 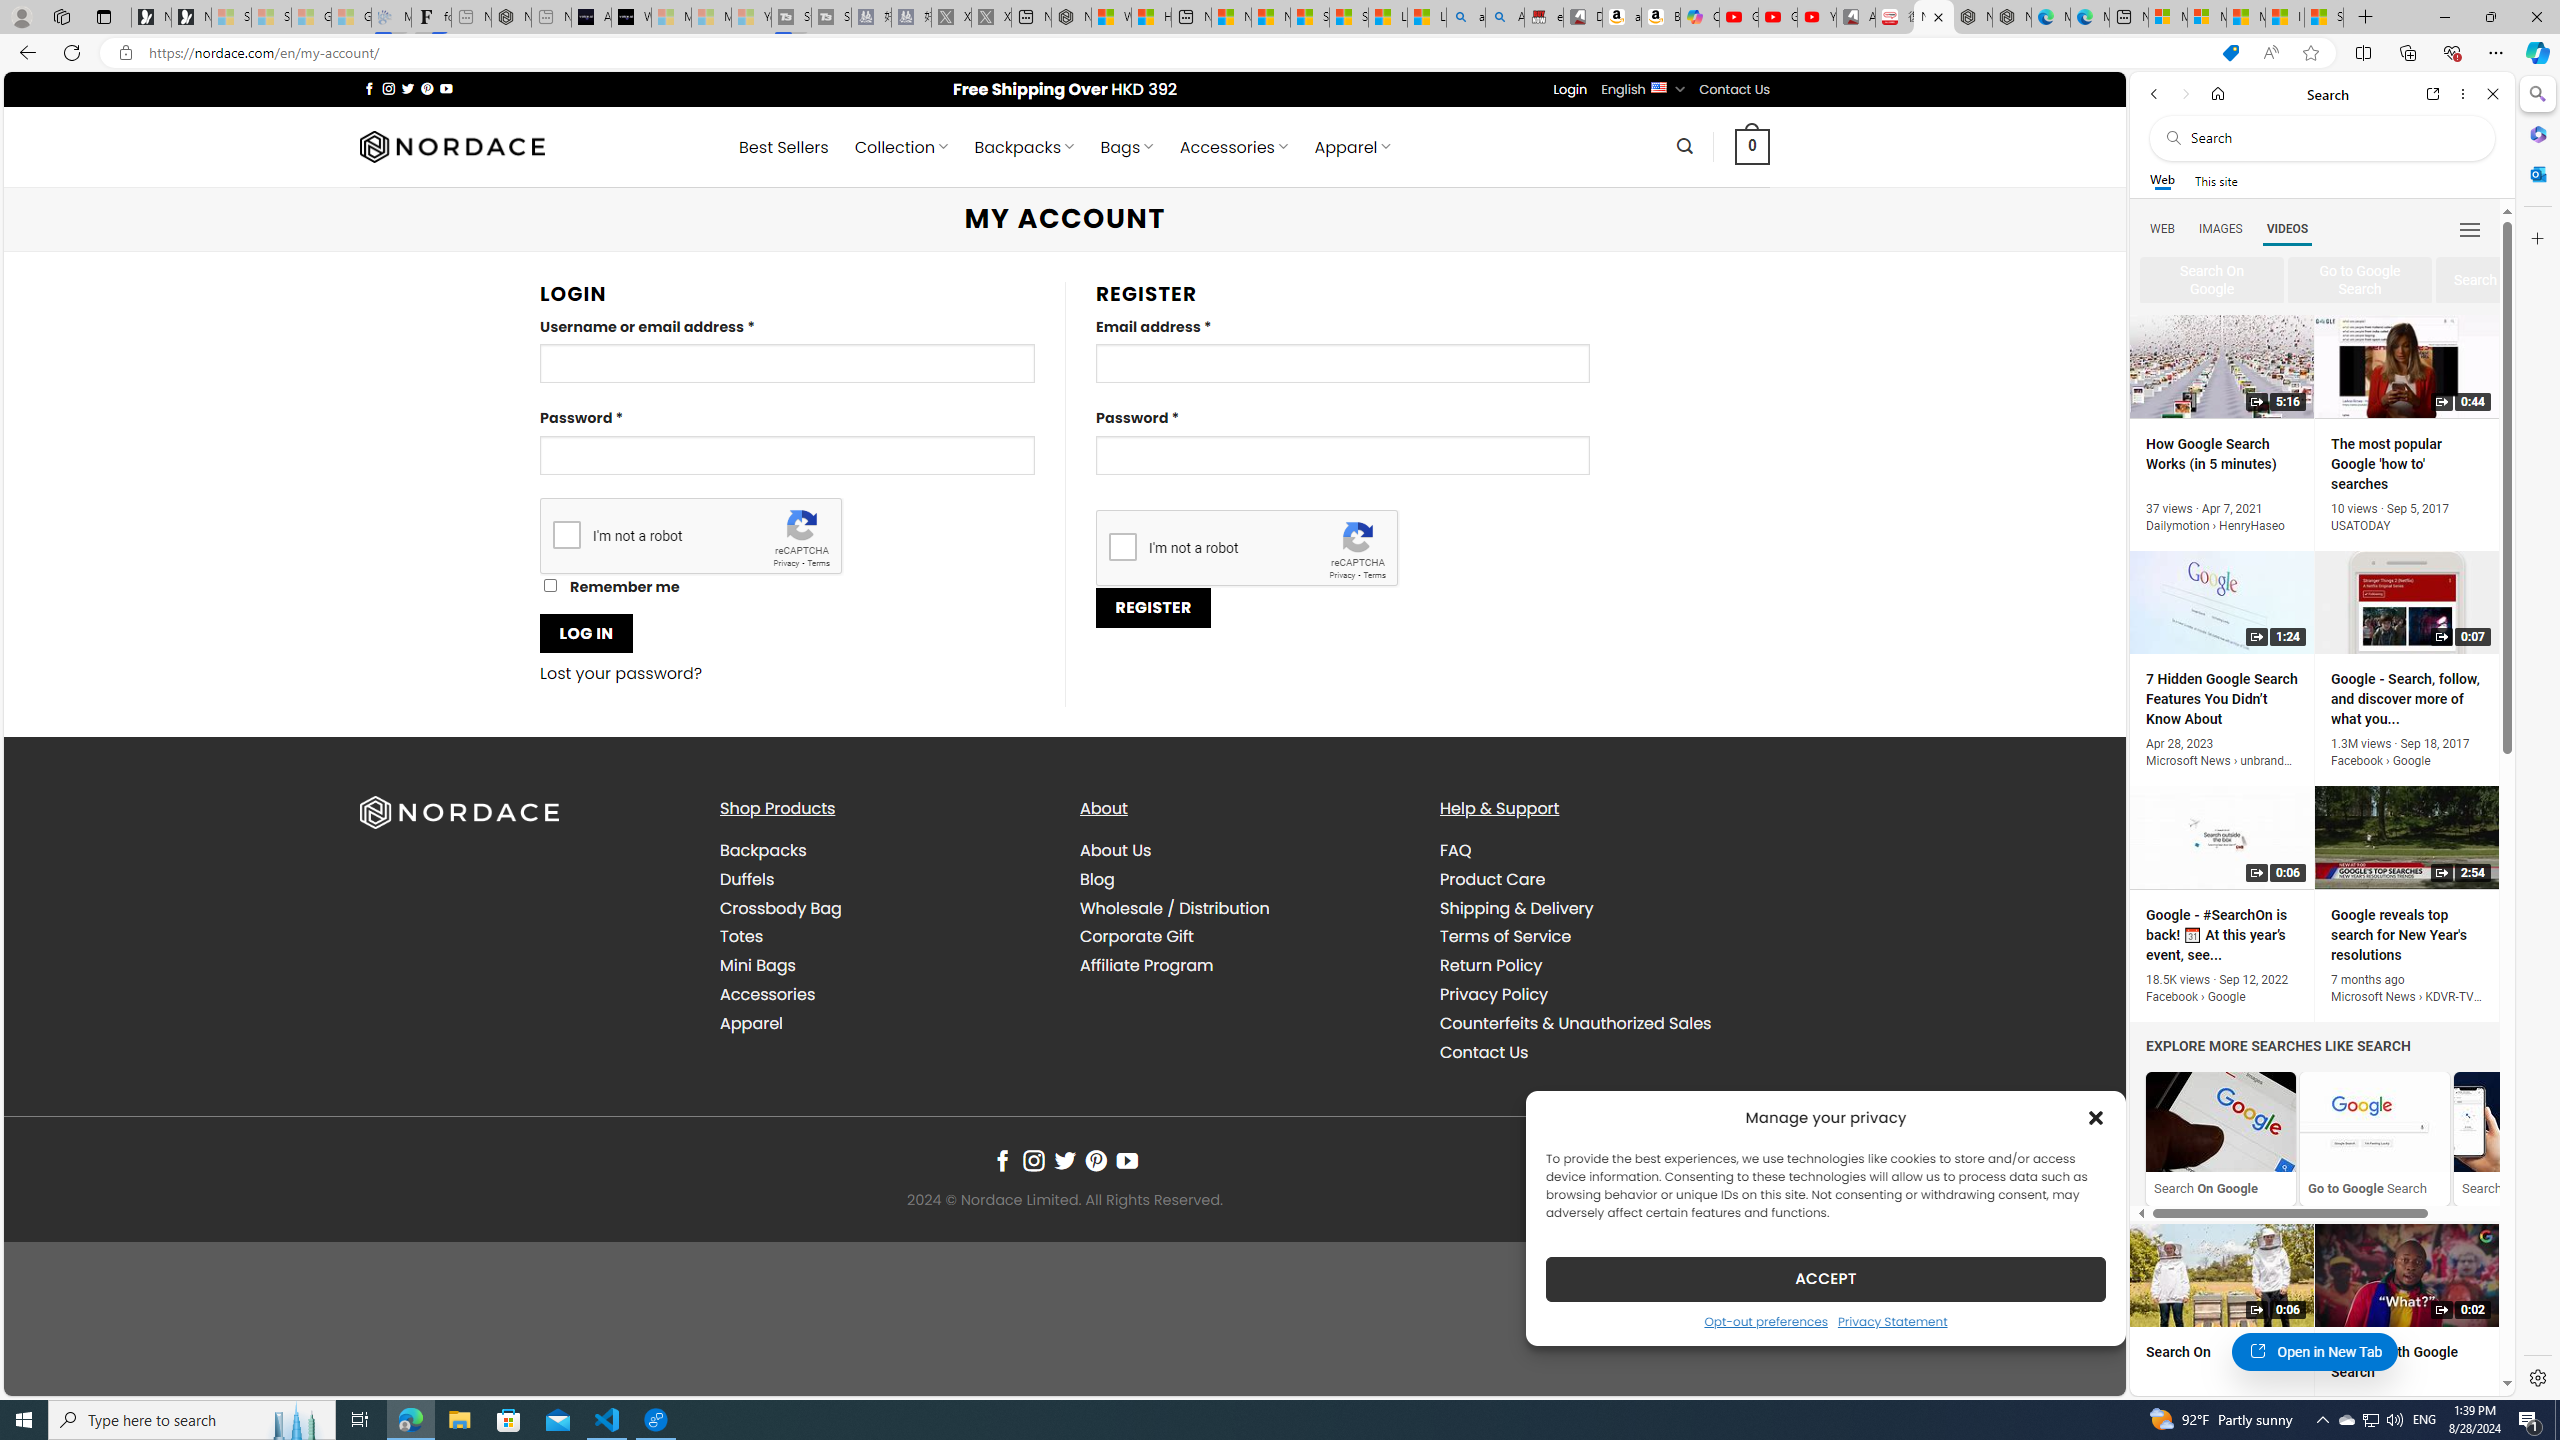 What do you see at coordinates (757, 965) in the screenshot?
I see `'Mini Bags'` at bounding box center [757, 965].